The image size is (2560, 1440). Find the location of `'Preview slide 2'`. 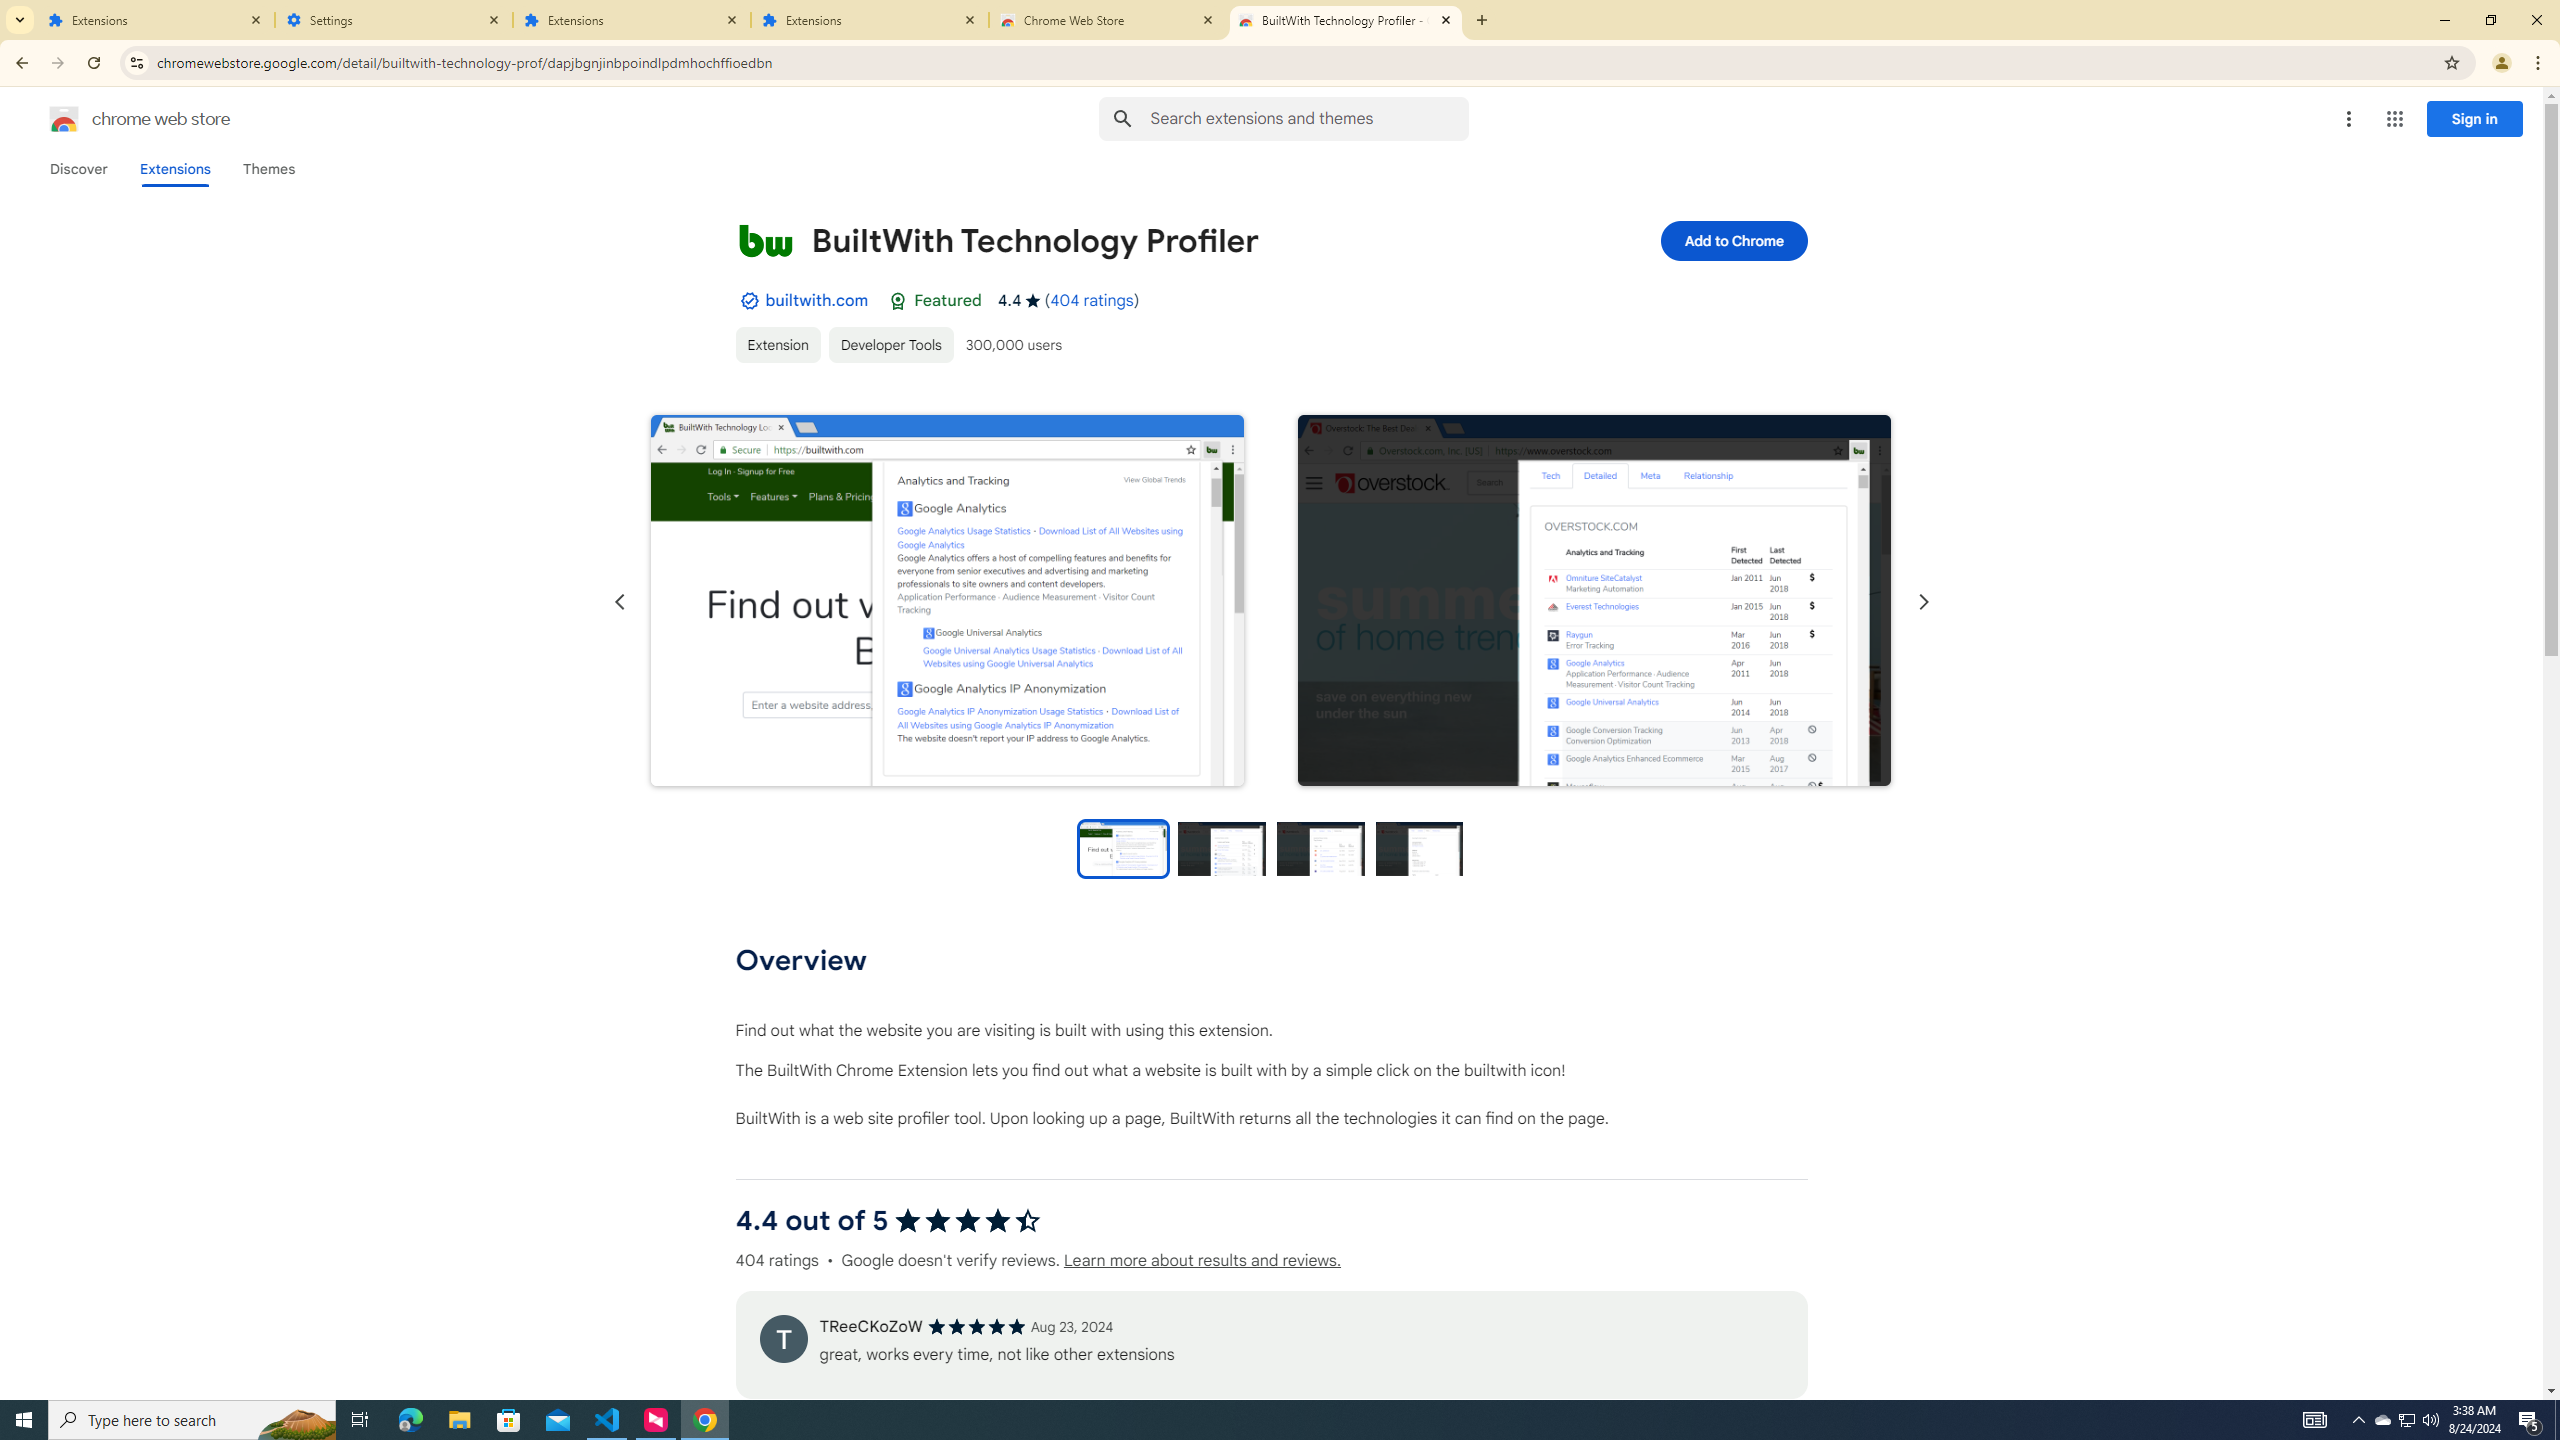

'Preview slide 2' is located at coordinates (1222, 847).